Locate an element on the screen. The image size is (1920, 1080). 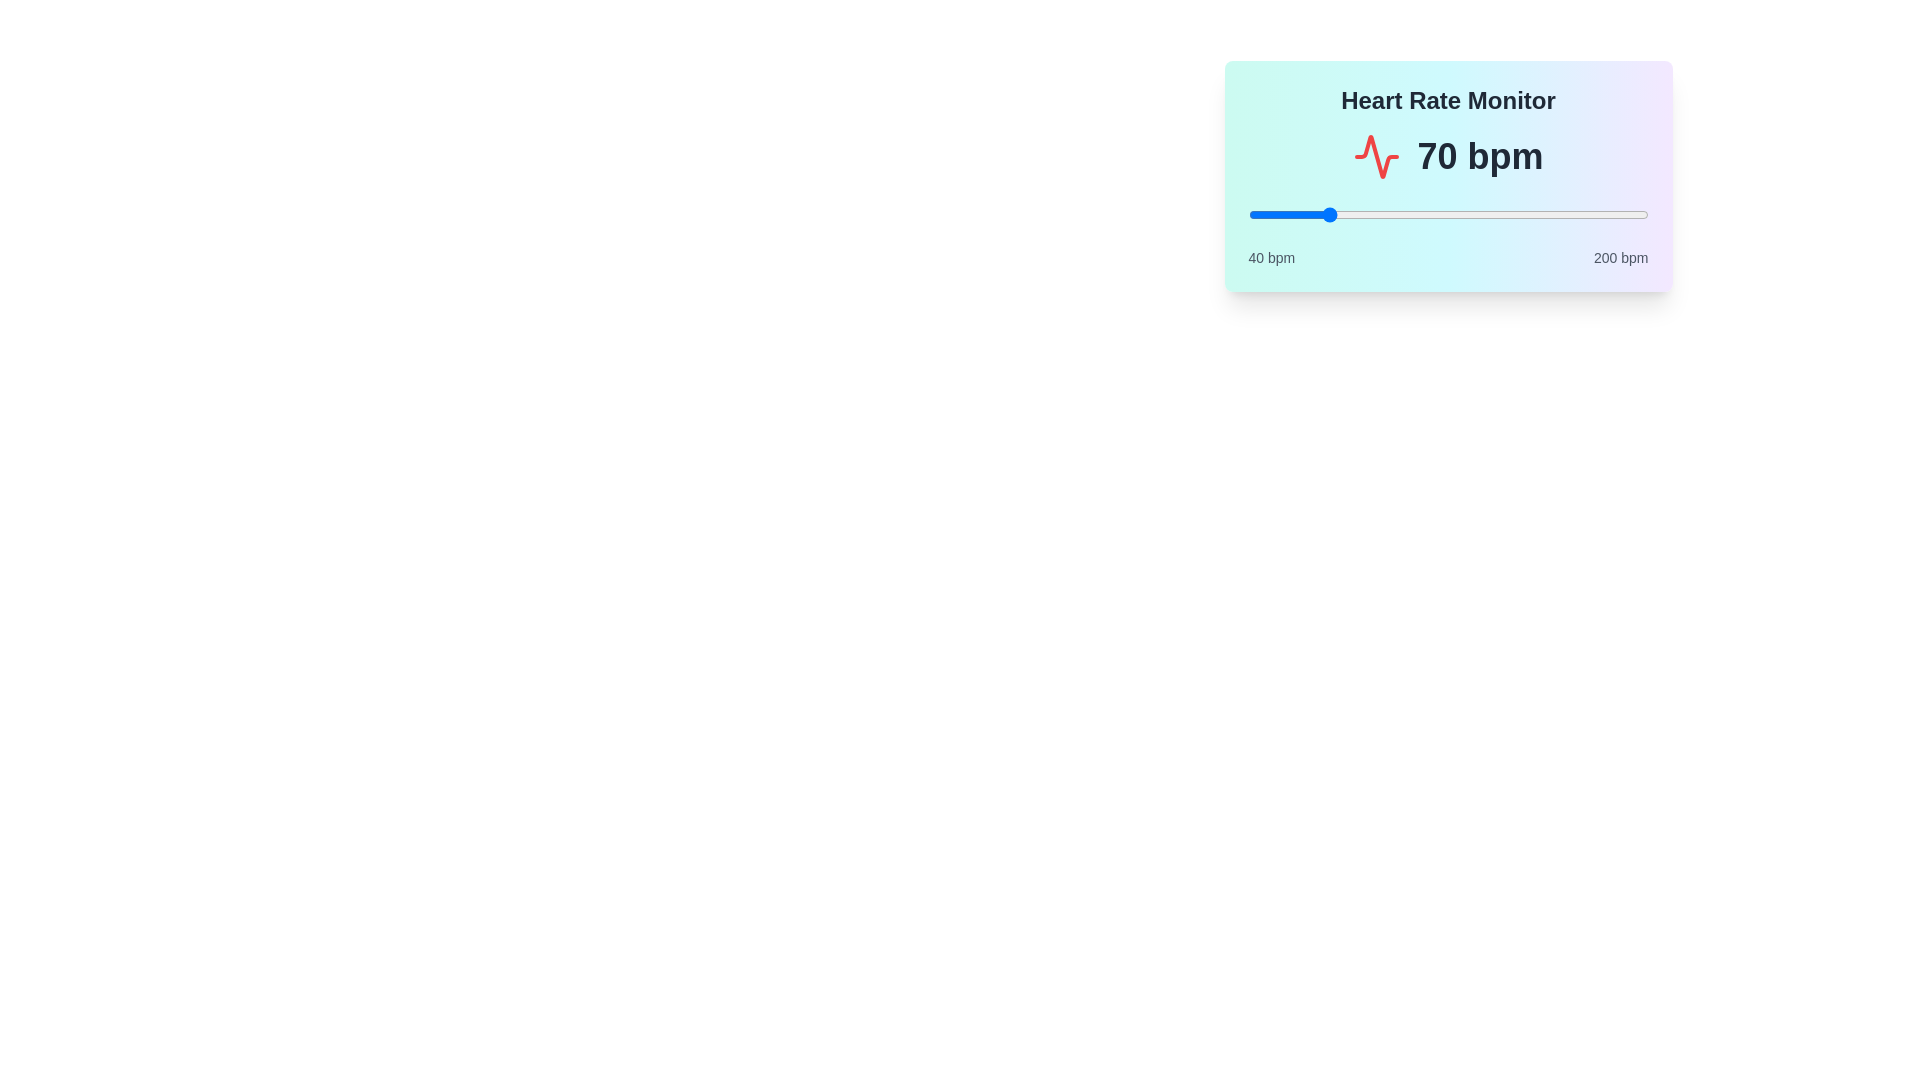
the heart rate slider to set the heart rate to 158 bpm is located at coordinates (1542, 215).